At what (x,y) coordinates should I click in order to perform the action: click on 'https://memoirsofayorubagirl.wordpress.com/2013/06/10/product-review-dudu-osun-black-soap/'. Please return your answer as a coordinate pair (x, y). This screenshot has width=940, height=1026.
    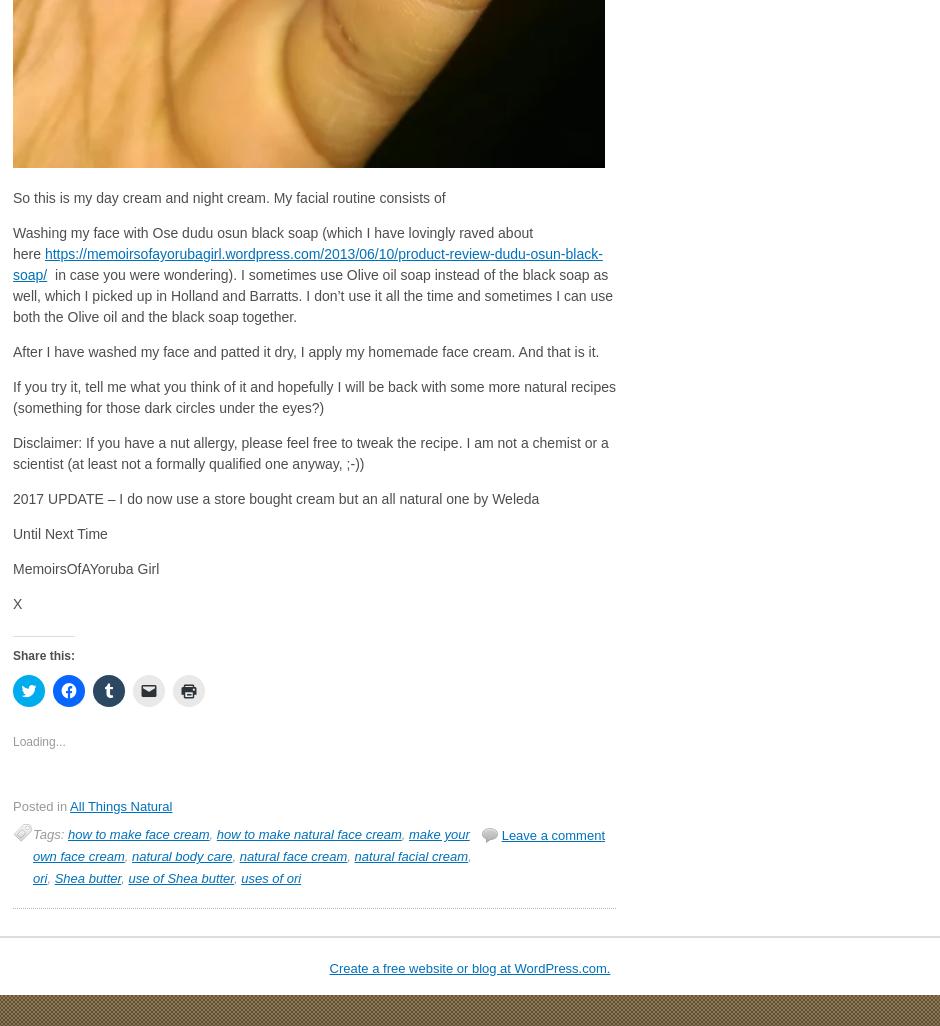
    Looking at the image, I should click on (12, 263).